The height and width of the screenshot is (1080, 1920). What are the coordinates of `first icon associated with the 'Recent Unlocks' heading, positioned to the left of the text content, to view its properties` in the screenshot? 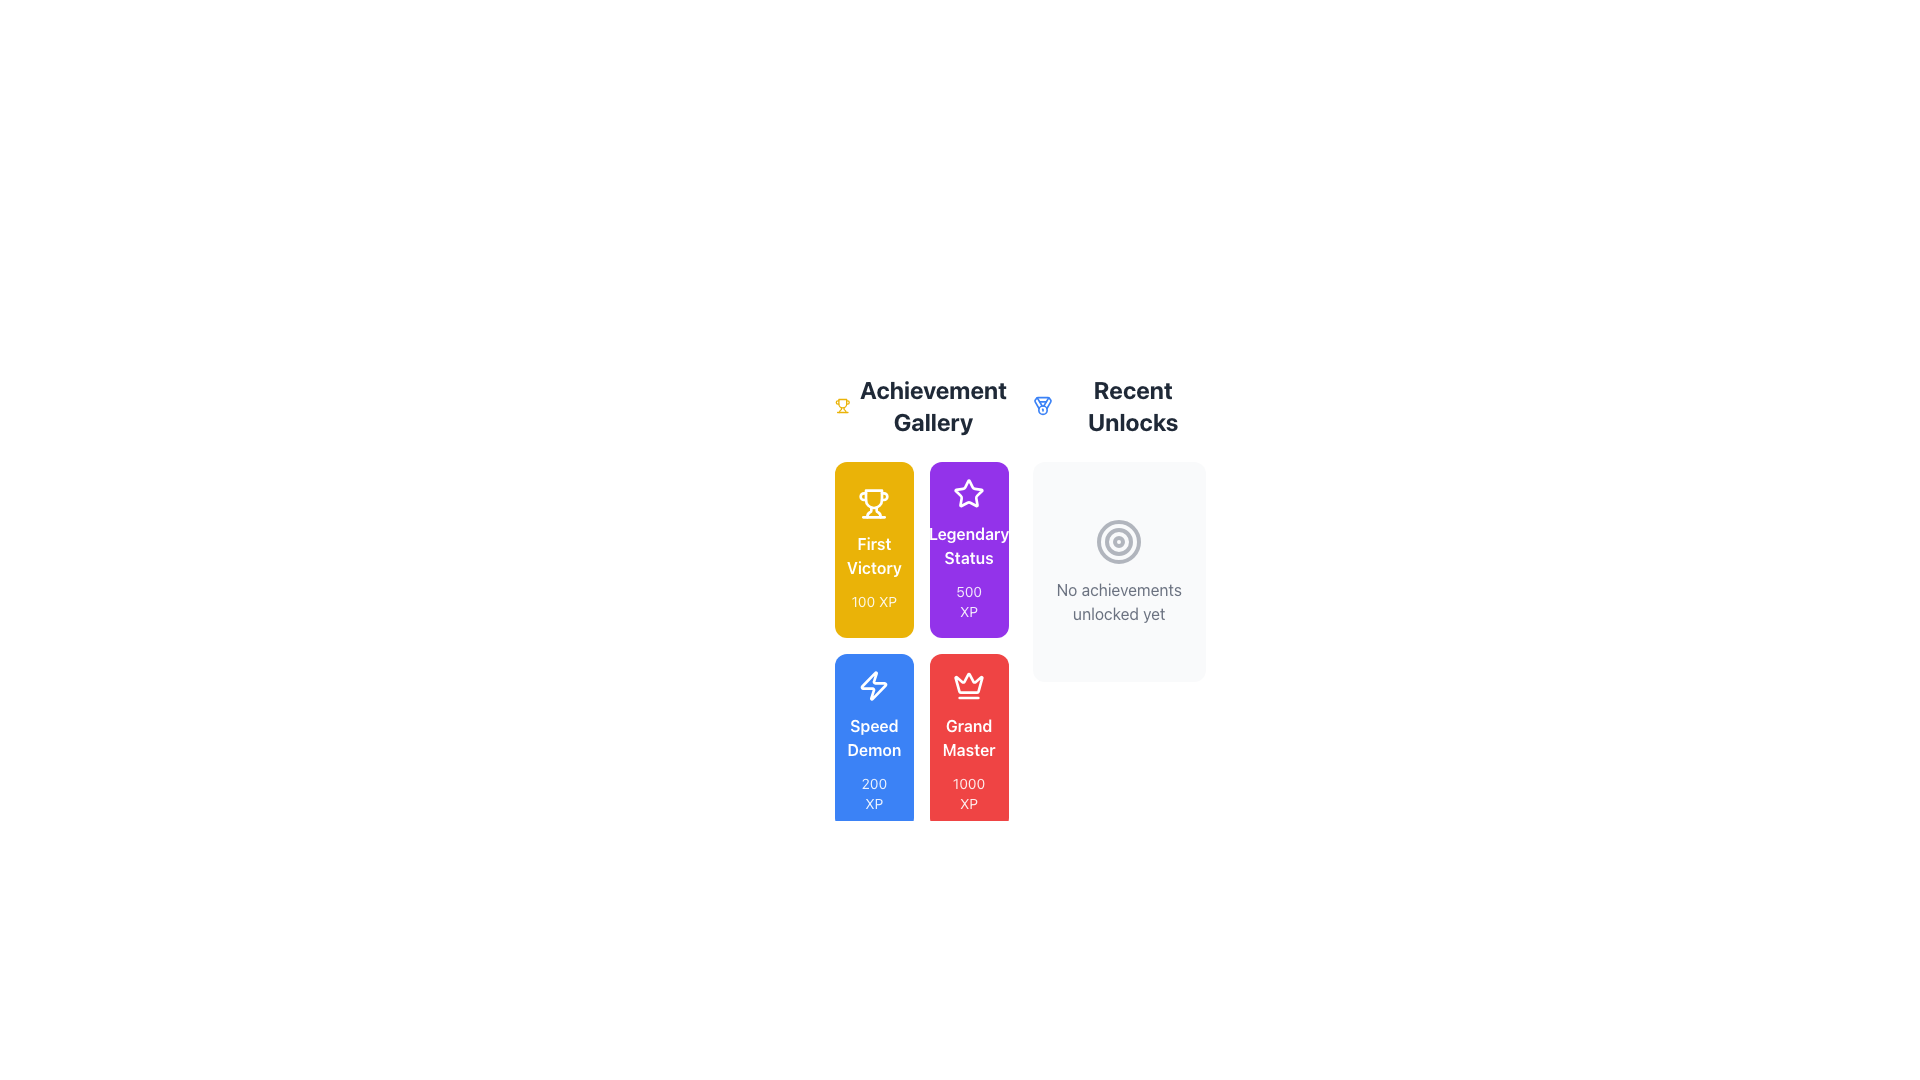 It's located at (1041, 405).